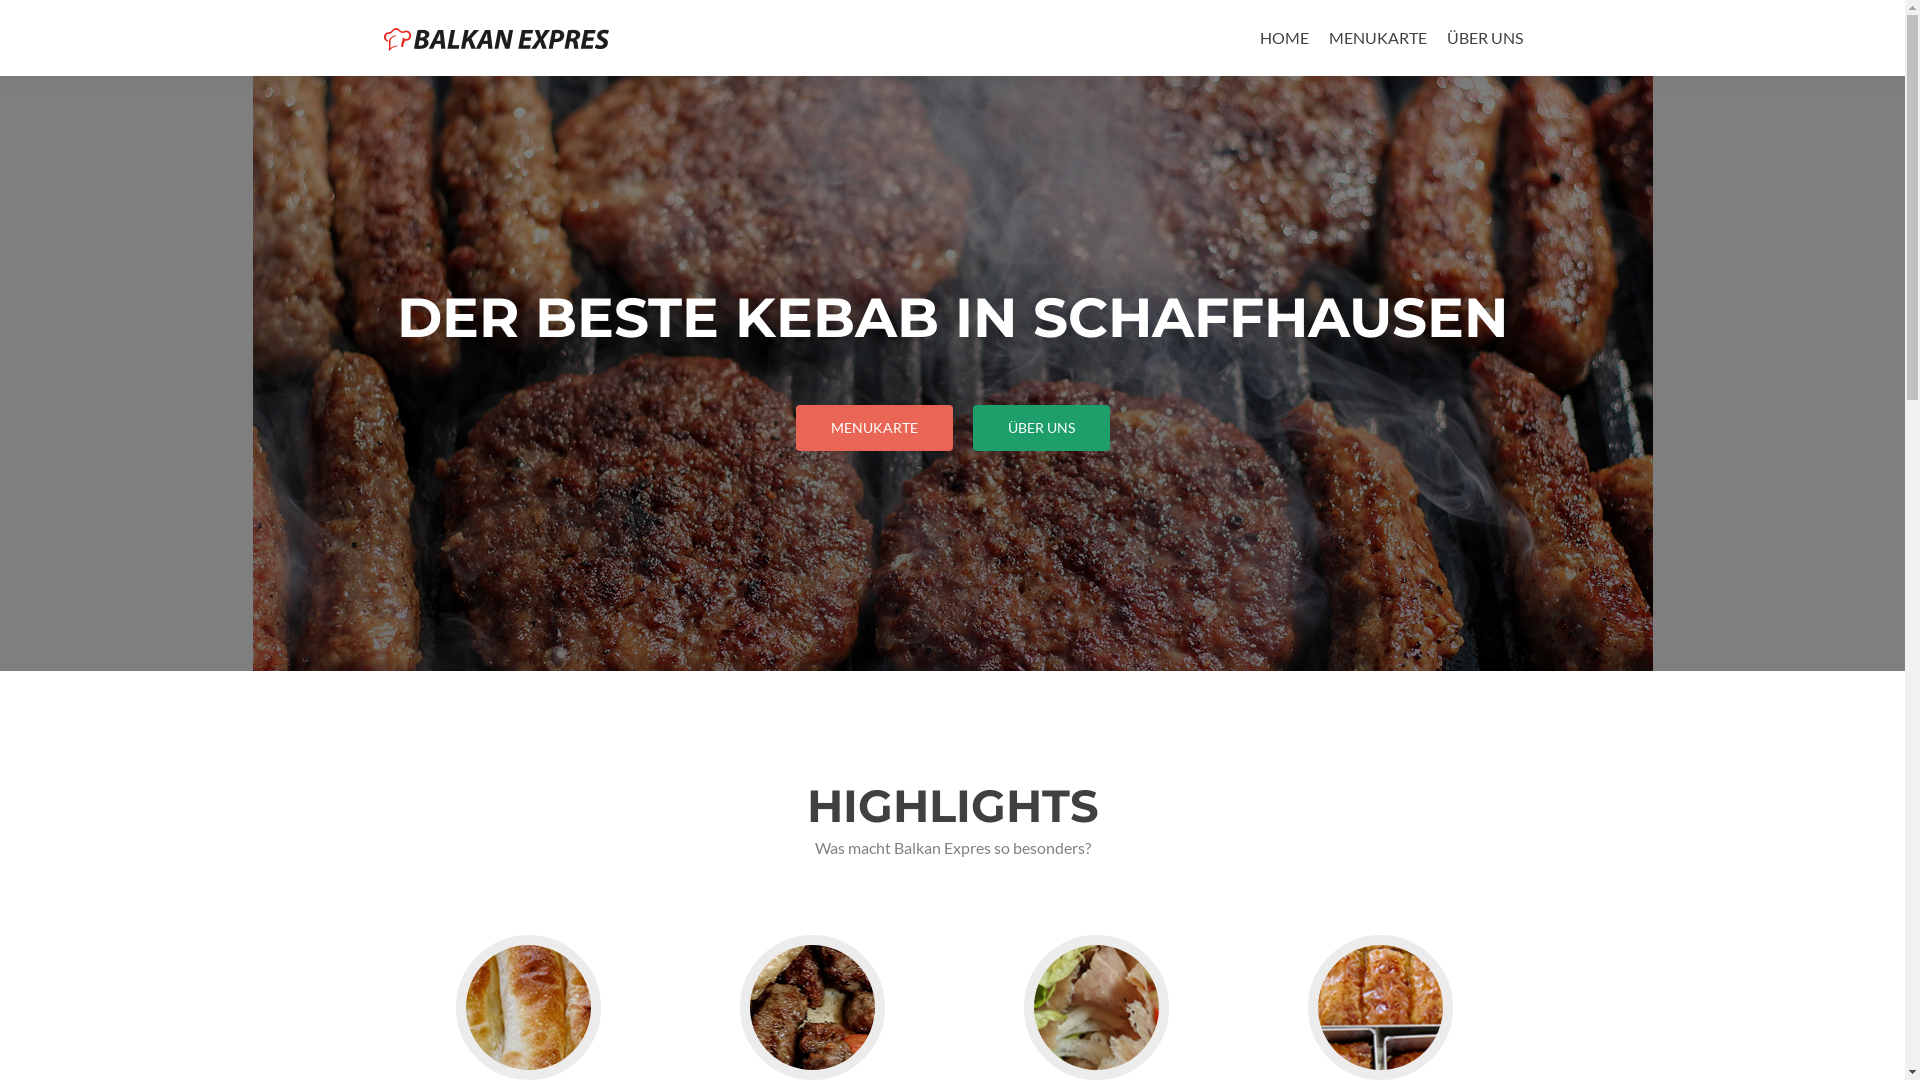 Image resolution: width=1920 pixels, height=1080 pixels. What do you see at coordinates (874, 427) in the screenshot?
I see `'MENUKARTE'` at bounding box center [874, 427].